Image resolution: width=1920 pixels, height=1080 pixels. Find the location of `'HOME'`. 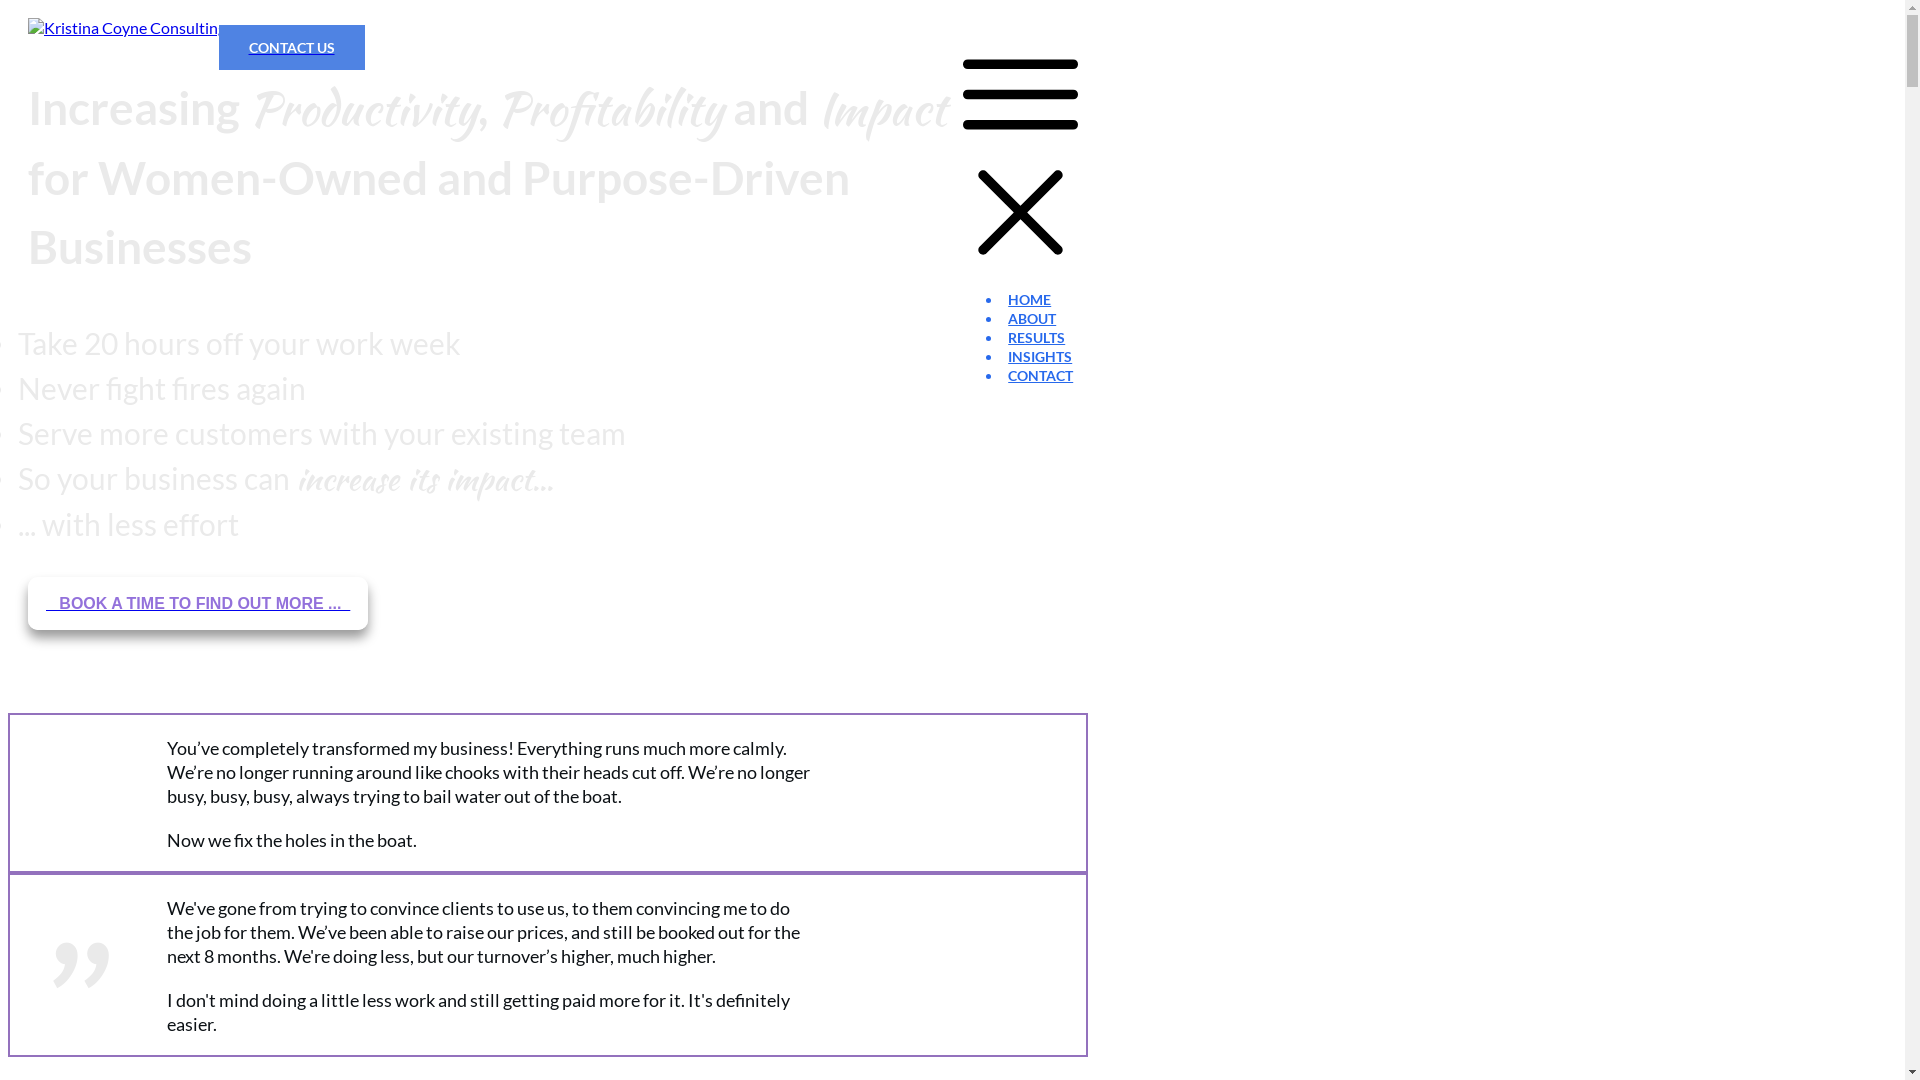

'HOME' is located at coordinates (1029, 299).